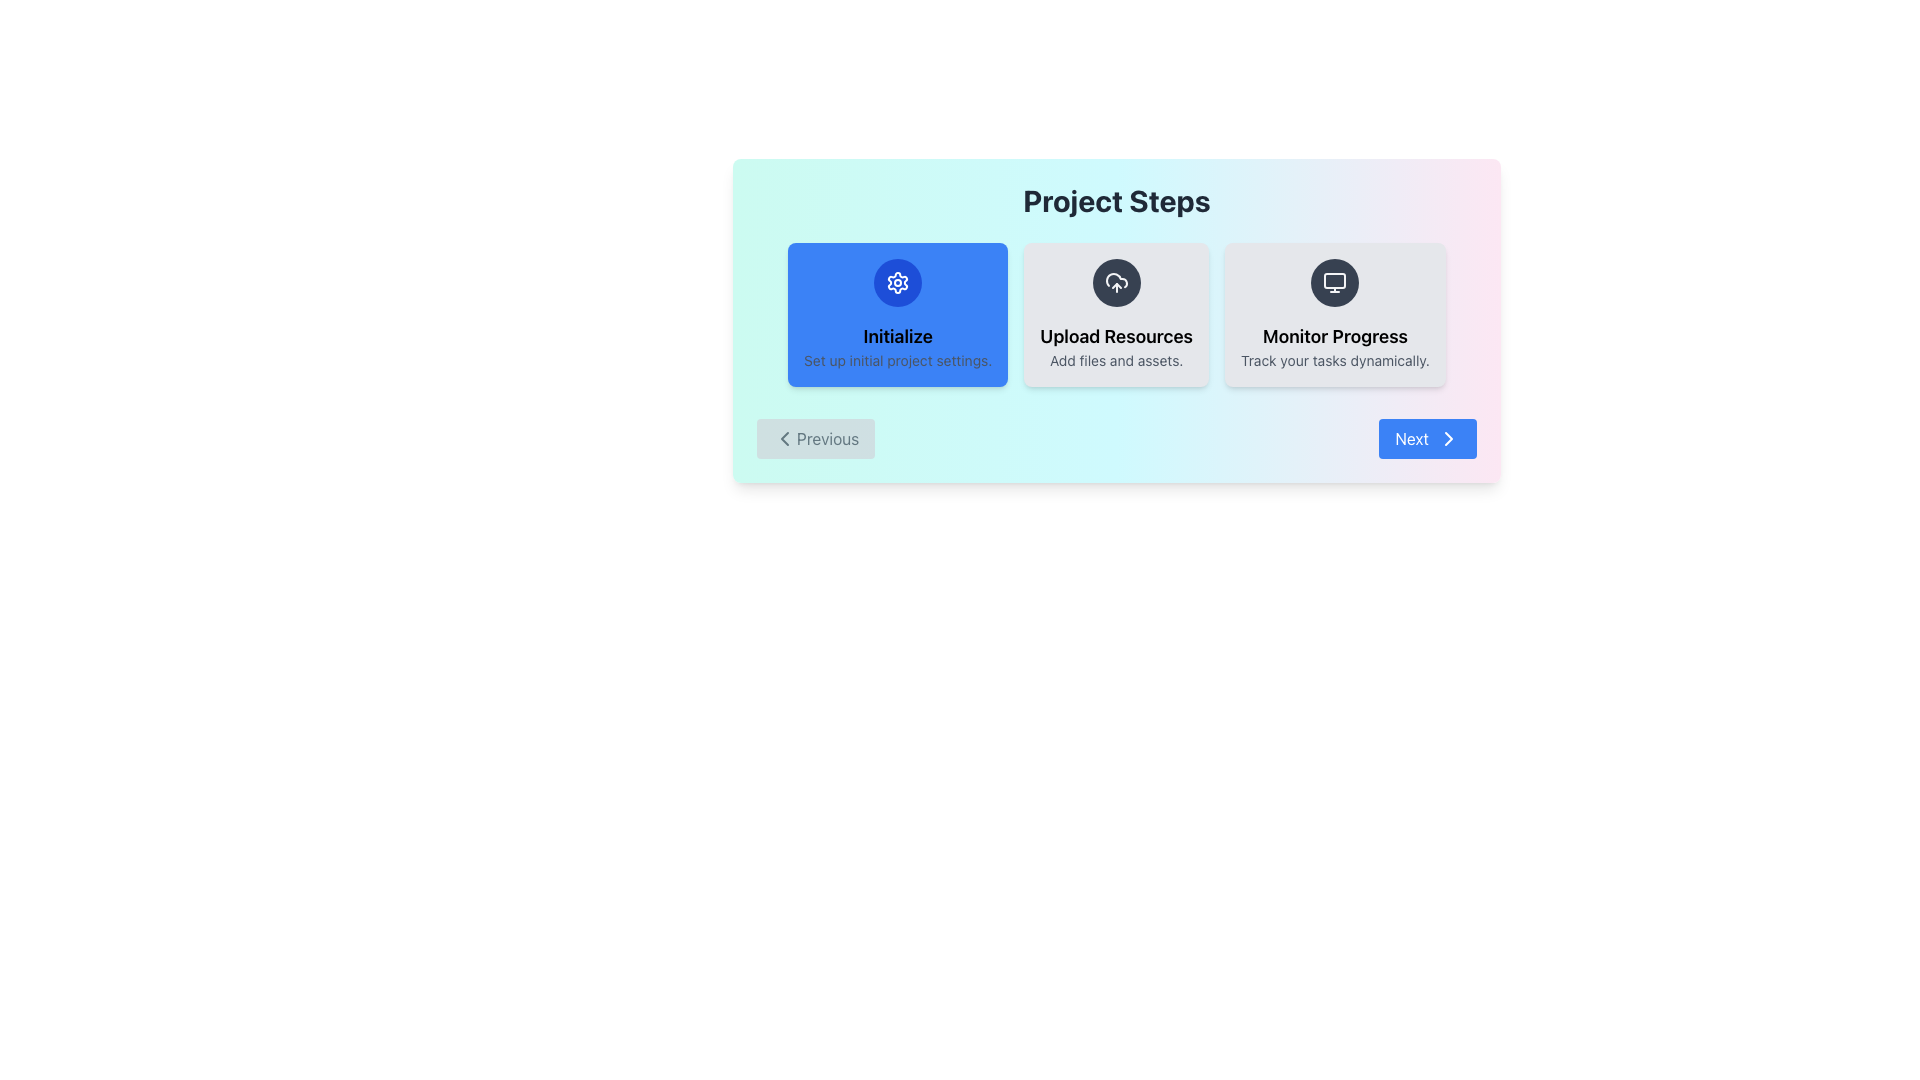 This screenshot has width=1920, height=1080. Describe the element at coordinates (1115, 282) in the screenshot. I see `the circular upload button with a cloud icon, located` at that location.